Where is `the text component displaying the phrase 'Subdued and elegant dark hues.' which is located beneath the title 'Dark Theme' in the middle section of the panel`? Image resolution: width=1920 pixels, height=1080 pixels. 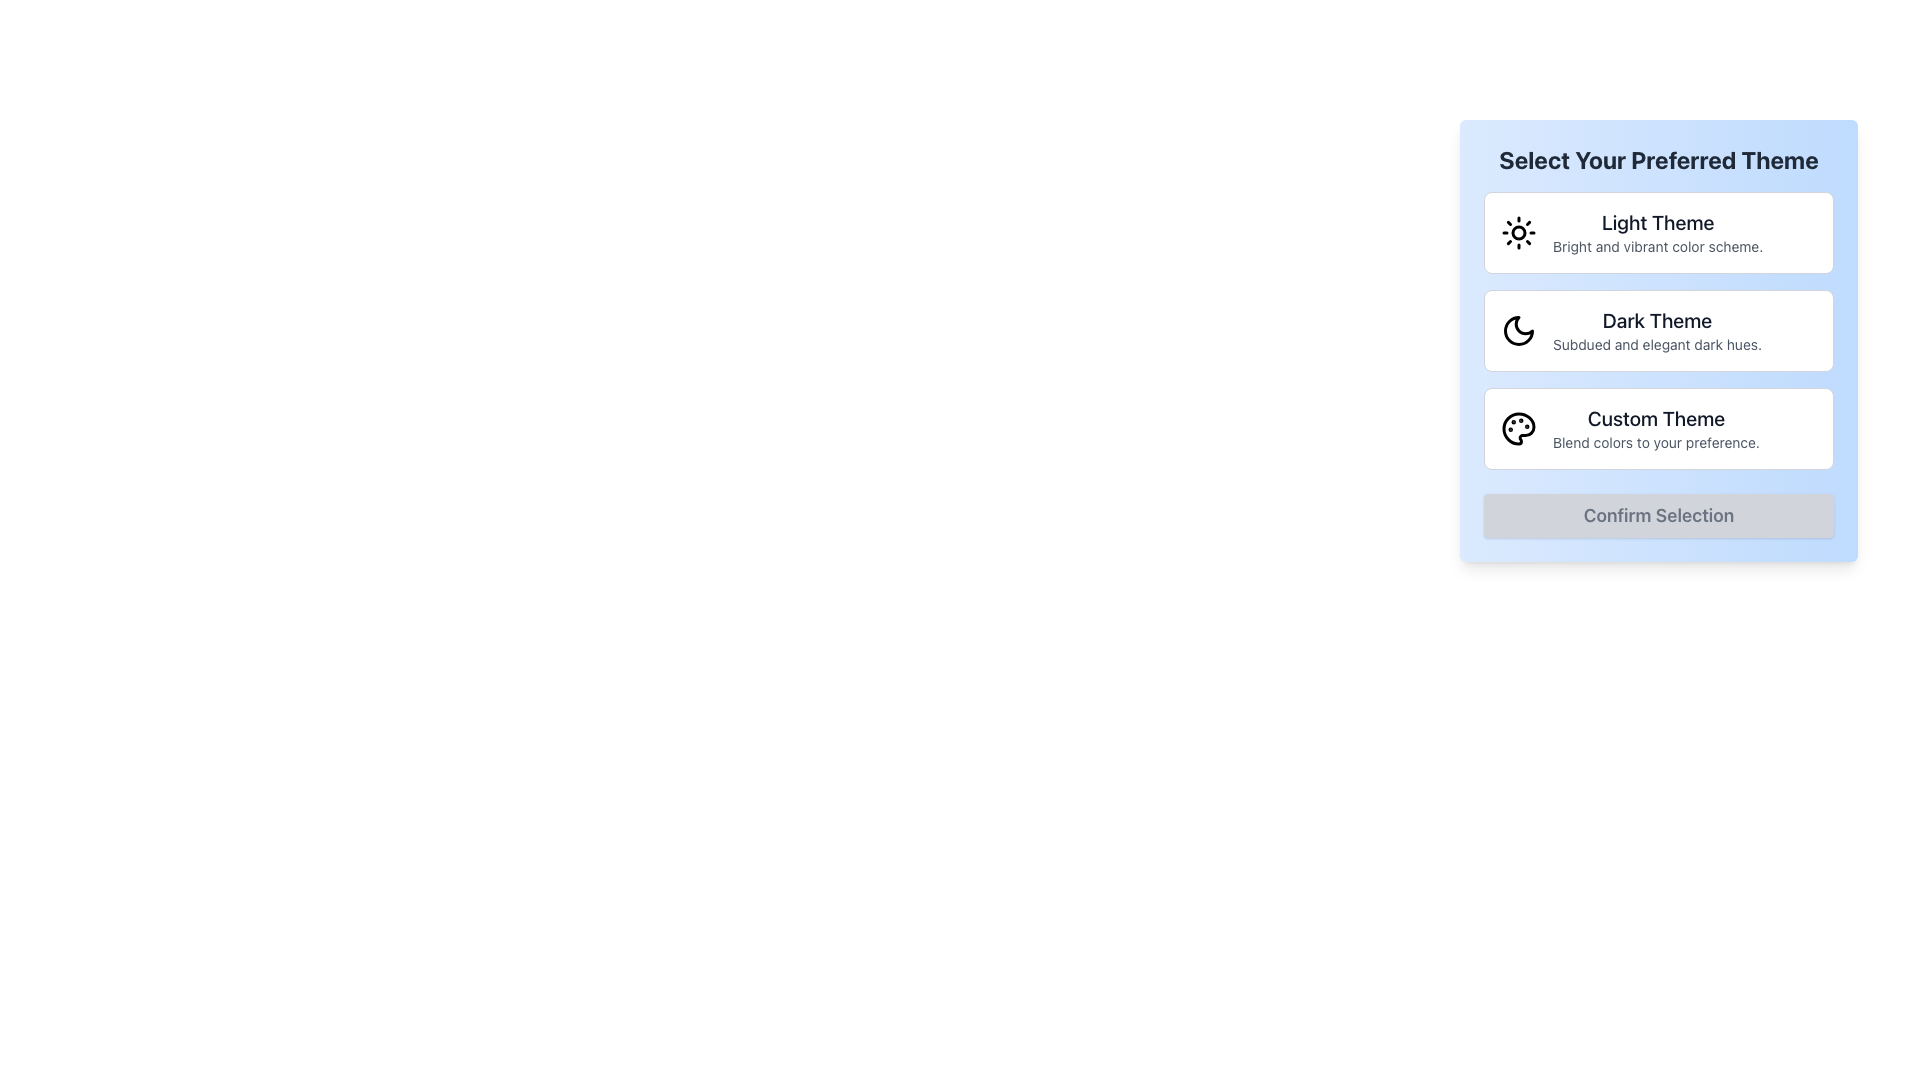
the text component displaying the phrase 'Subdued and elegant dark hues.' which is located beneath the title 'Dark Theme' in the middle section of the panel is located at coordinates (1657, 343).